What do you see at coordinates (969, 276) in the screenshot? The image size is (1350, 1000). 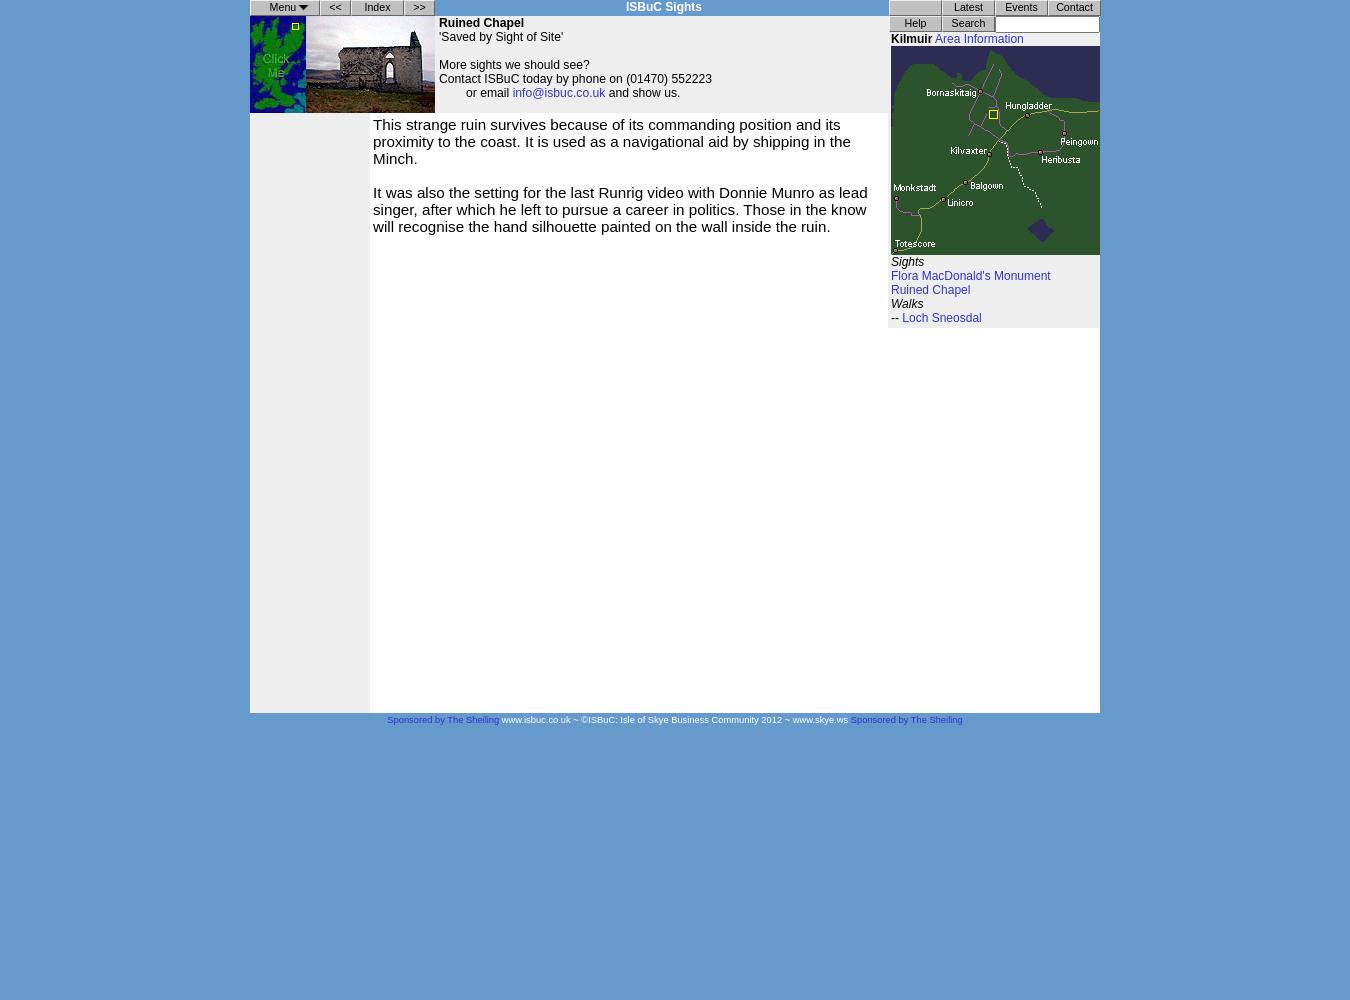 I see `'Flora MacDonald's Monument'` at bounding box center [969, 276].